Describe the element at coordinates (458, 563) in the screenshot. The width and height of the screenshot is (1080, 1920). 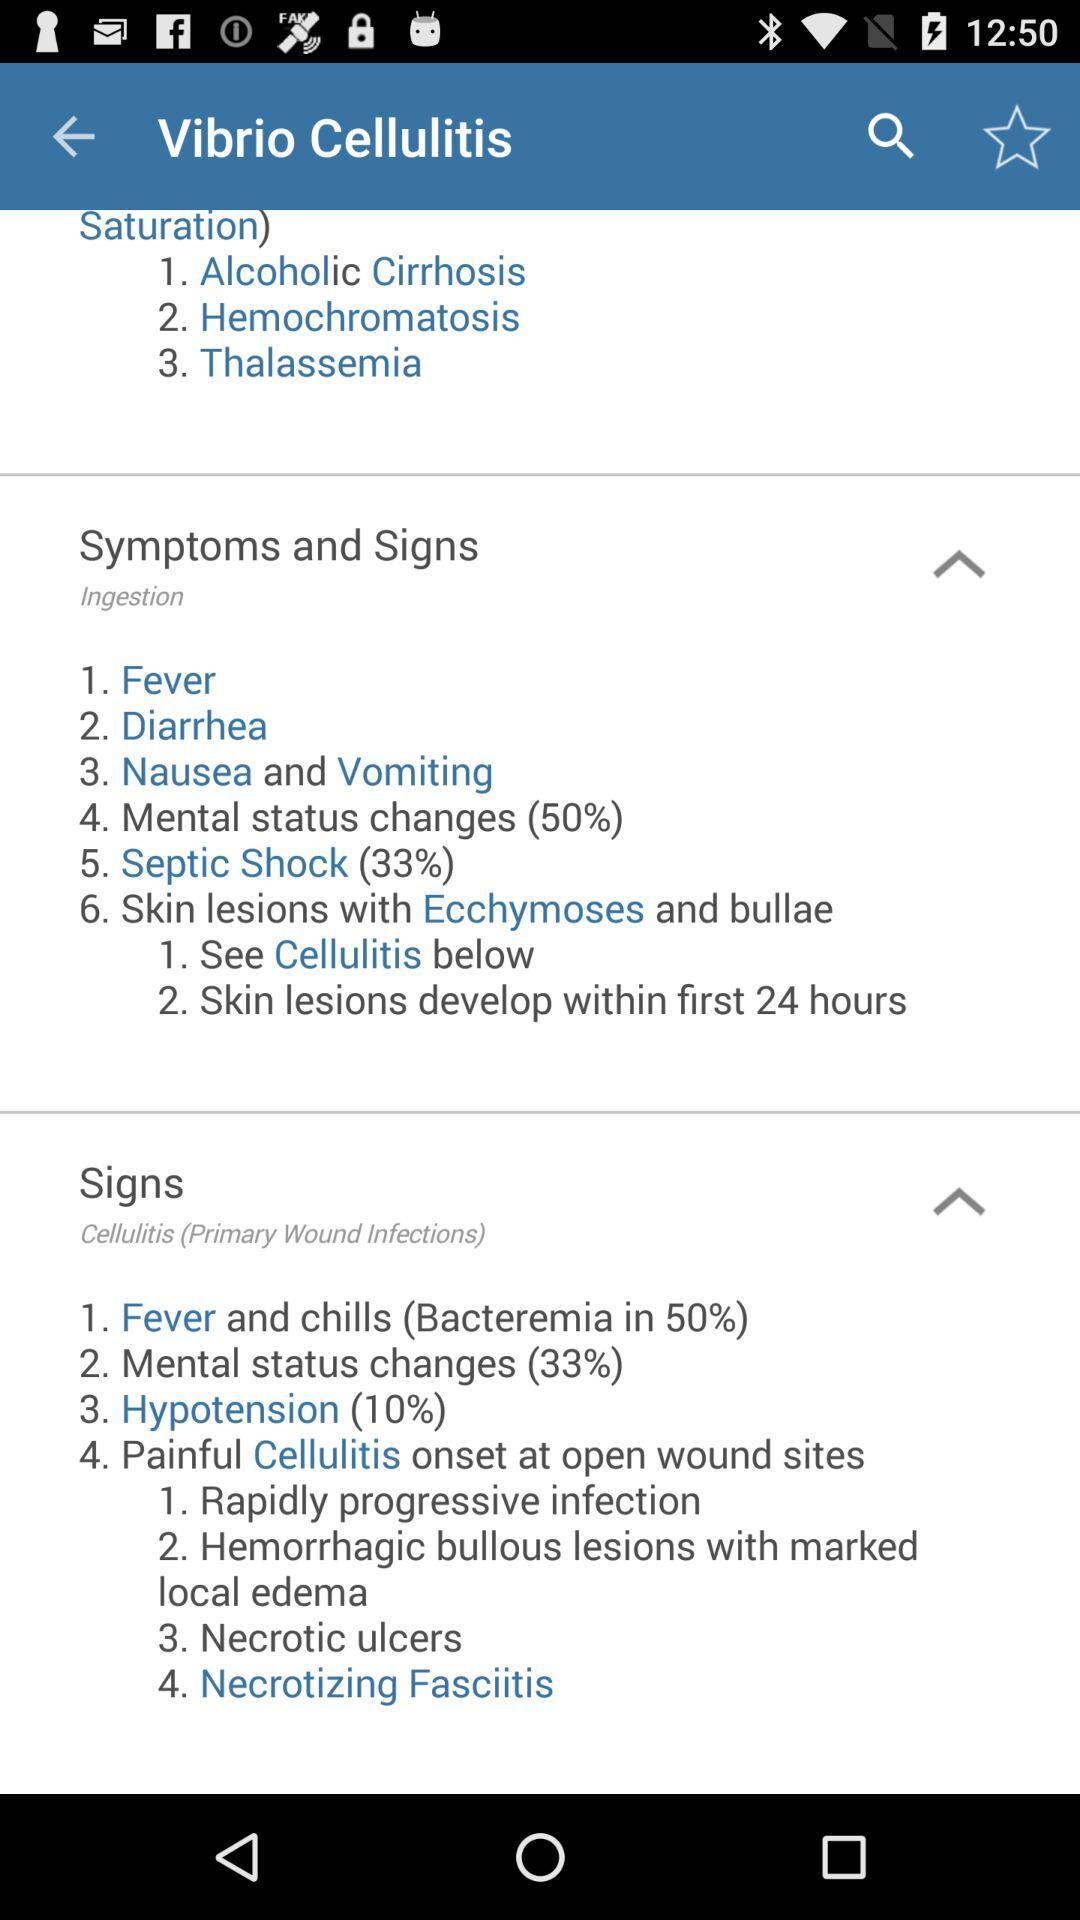
I see `the icon above 1 fever 2` at that location.